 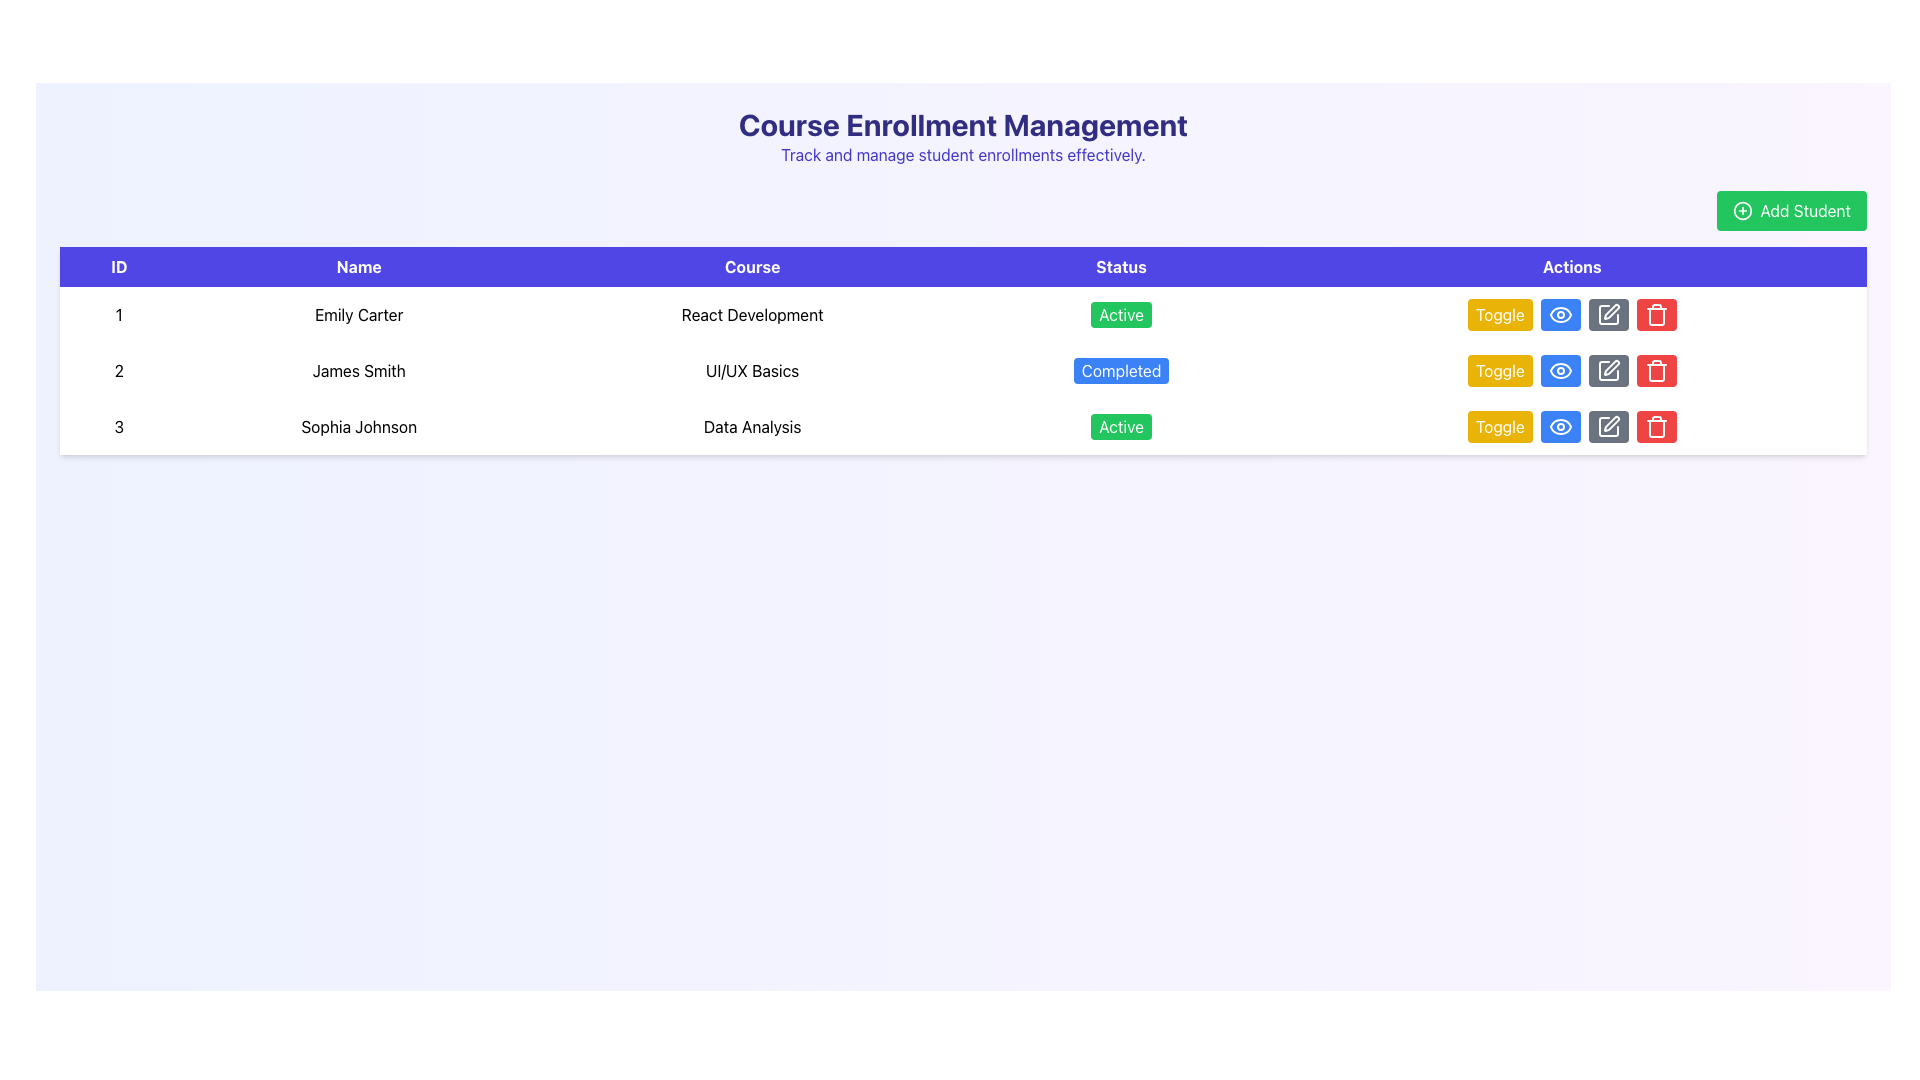 I want to click on the circular icon with a plus sign located within the green 'Add Student' button at the top-right corner of the interface, so click(x=1741, y=211).